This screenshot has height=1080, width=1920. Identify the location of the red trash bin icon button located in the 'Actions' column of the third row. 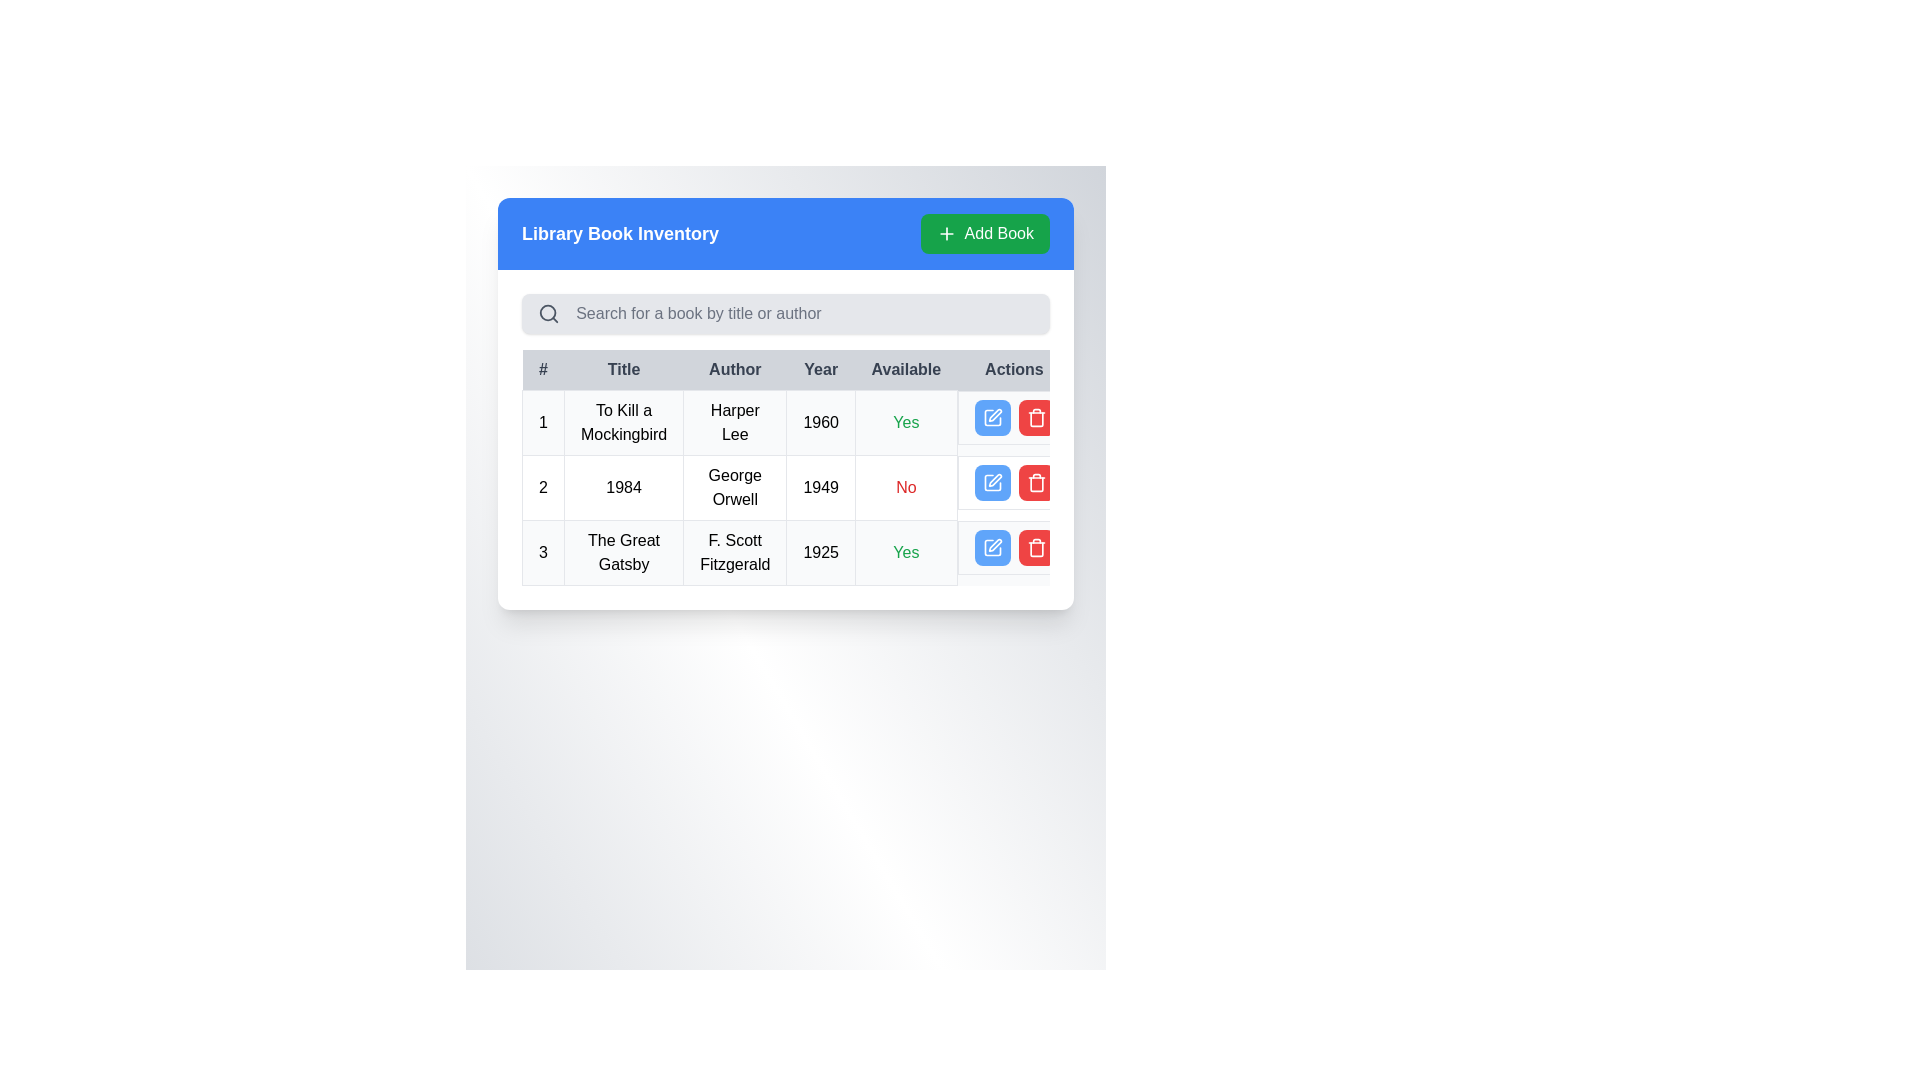
(1036, 547).